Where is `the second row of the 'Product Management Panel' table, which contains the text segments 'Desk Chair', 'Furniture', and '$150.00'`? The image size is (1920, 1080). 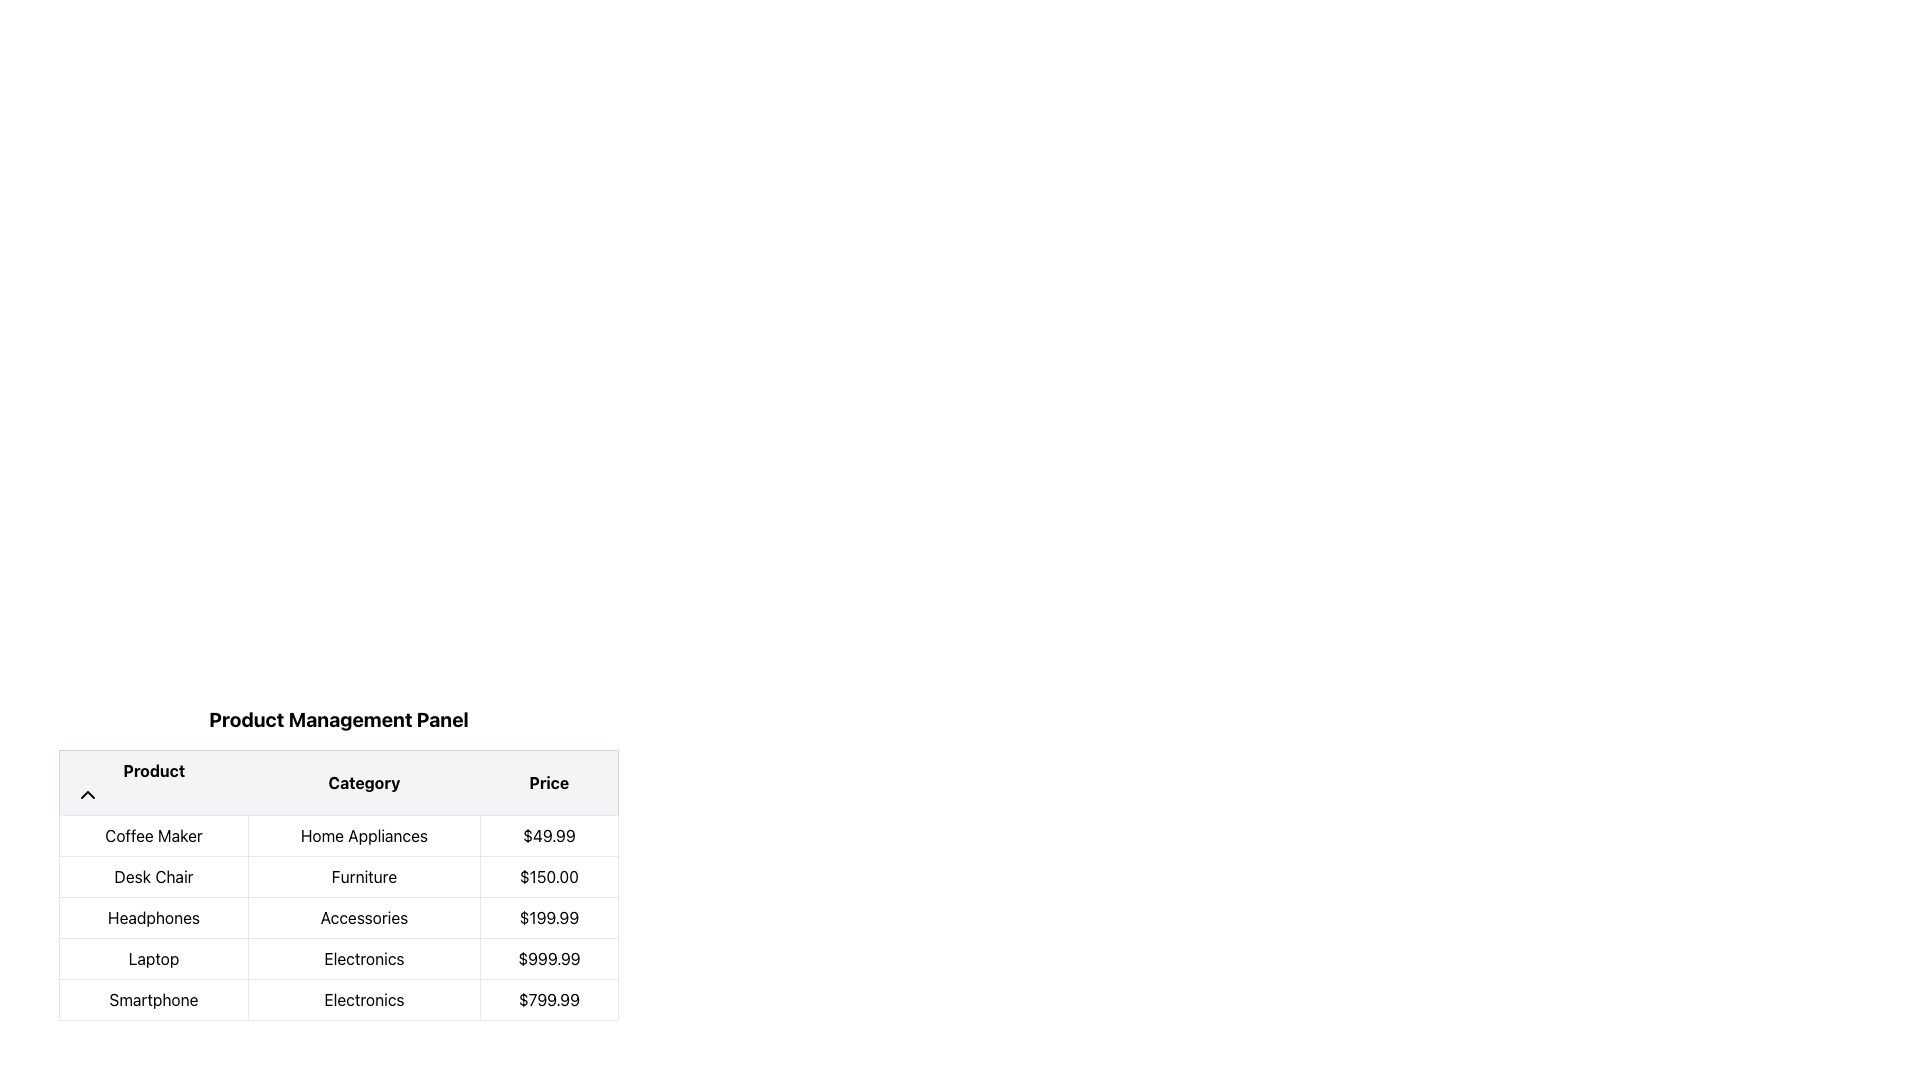
the second row of the 'Product Management Panel' table, which contains the text segments 'Desk Chair', 'Furniture', and '$150.00' is located at coordinates (339, 875).